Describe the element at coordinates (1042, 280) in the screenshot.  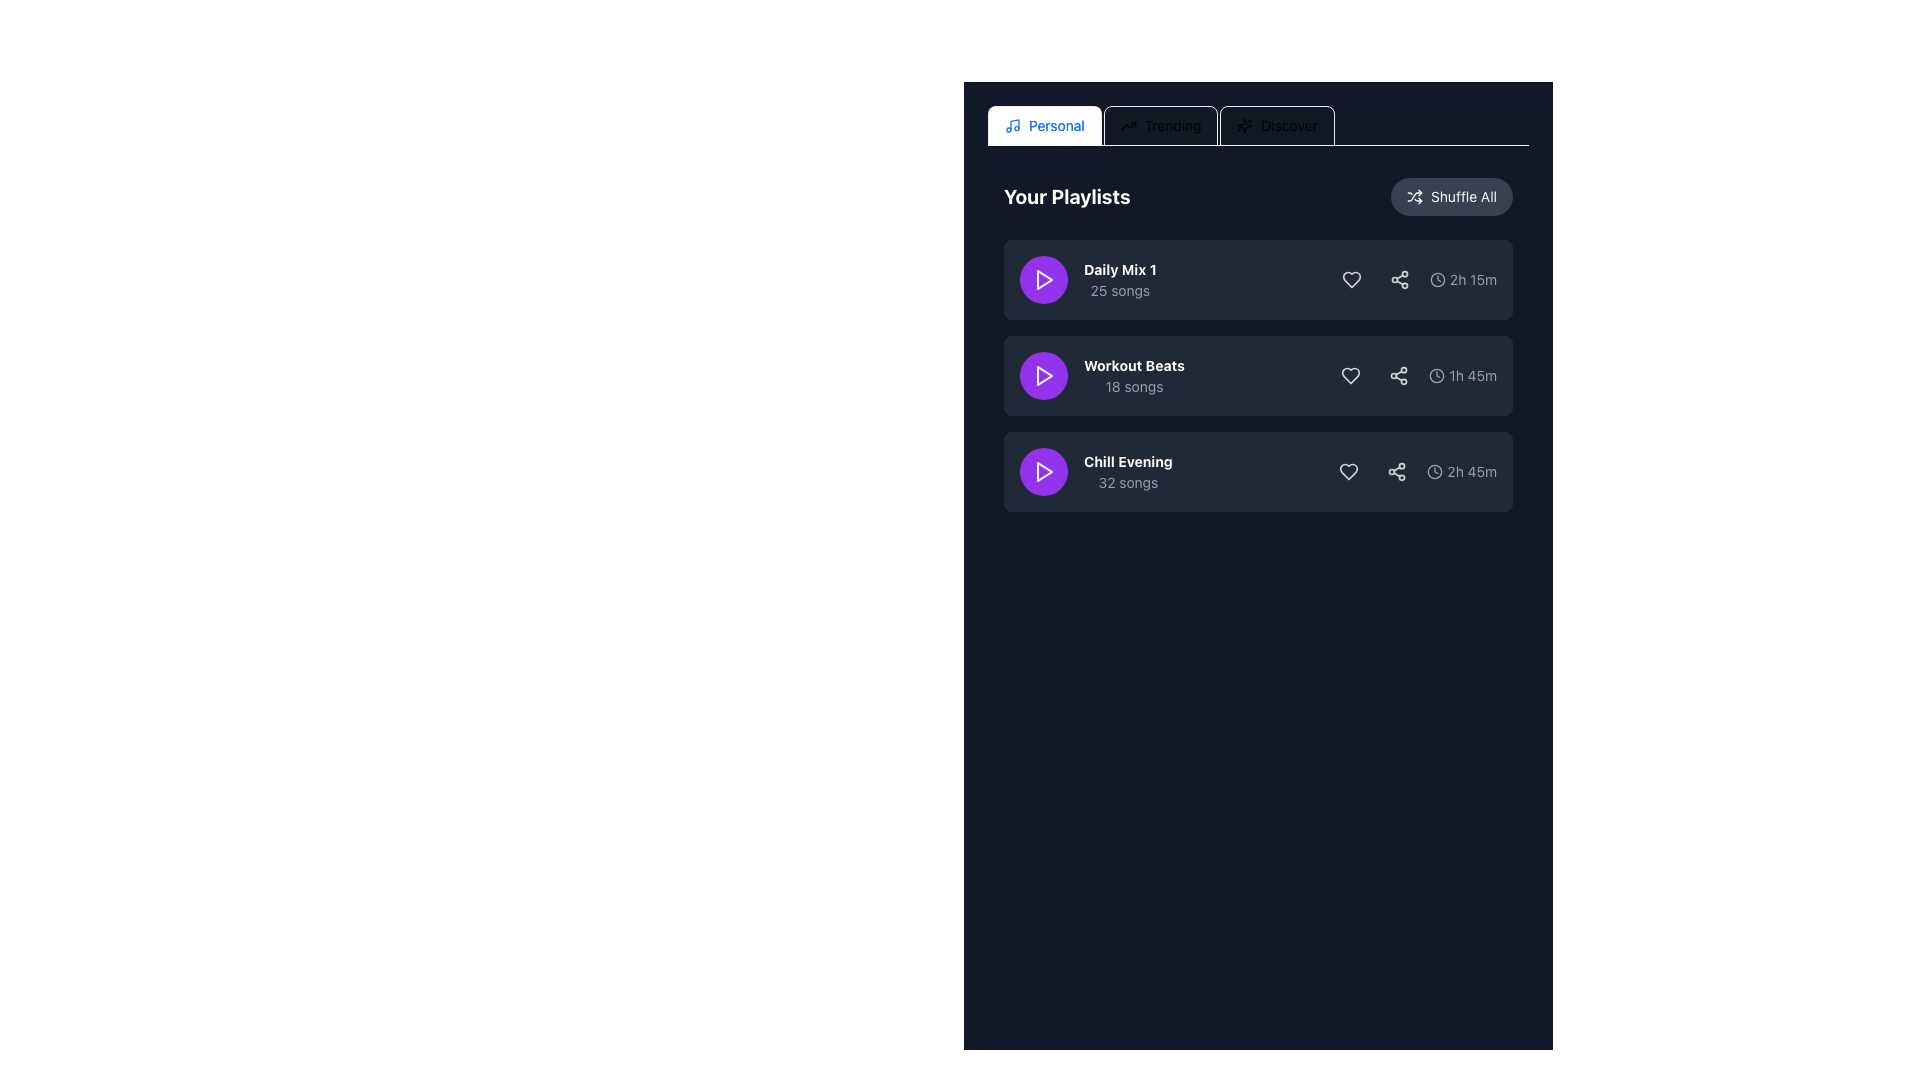
I see `the play icon inside the circular purple button` at that location.